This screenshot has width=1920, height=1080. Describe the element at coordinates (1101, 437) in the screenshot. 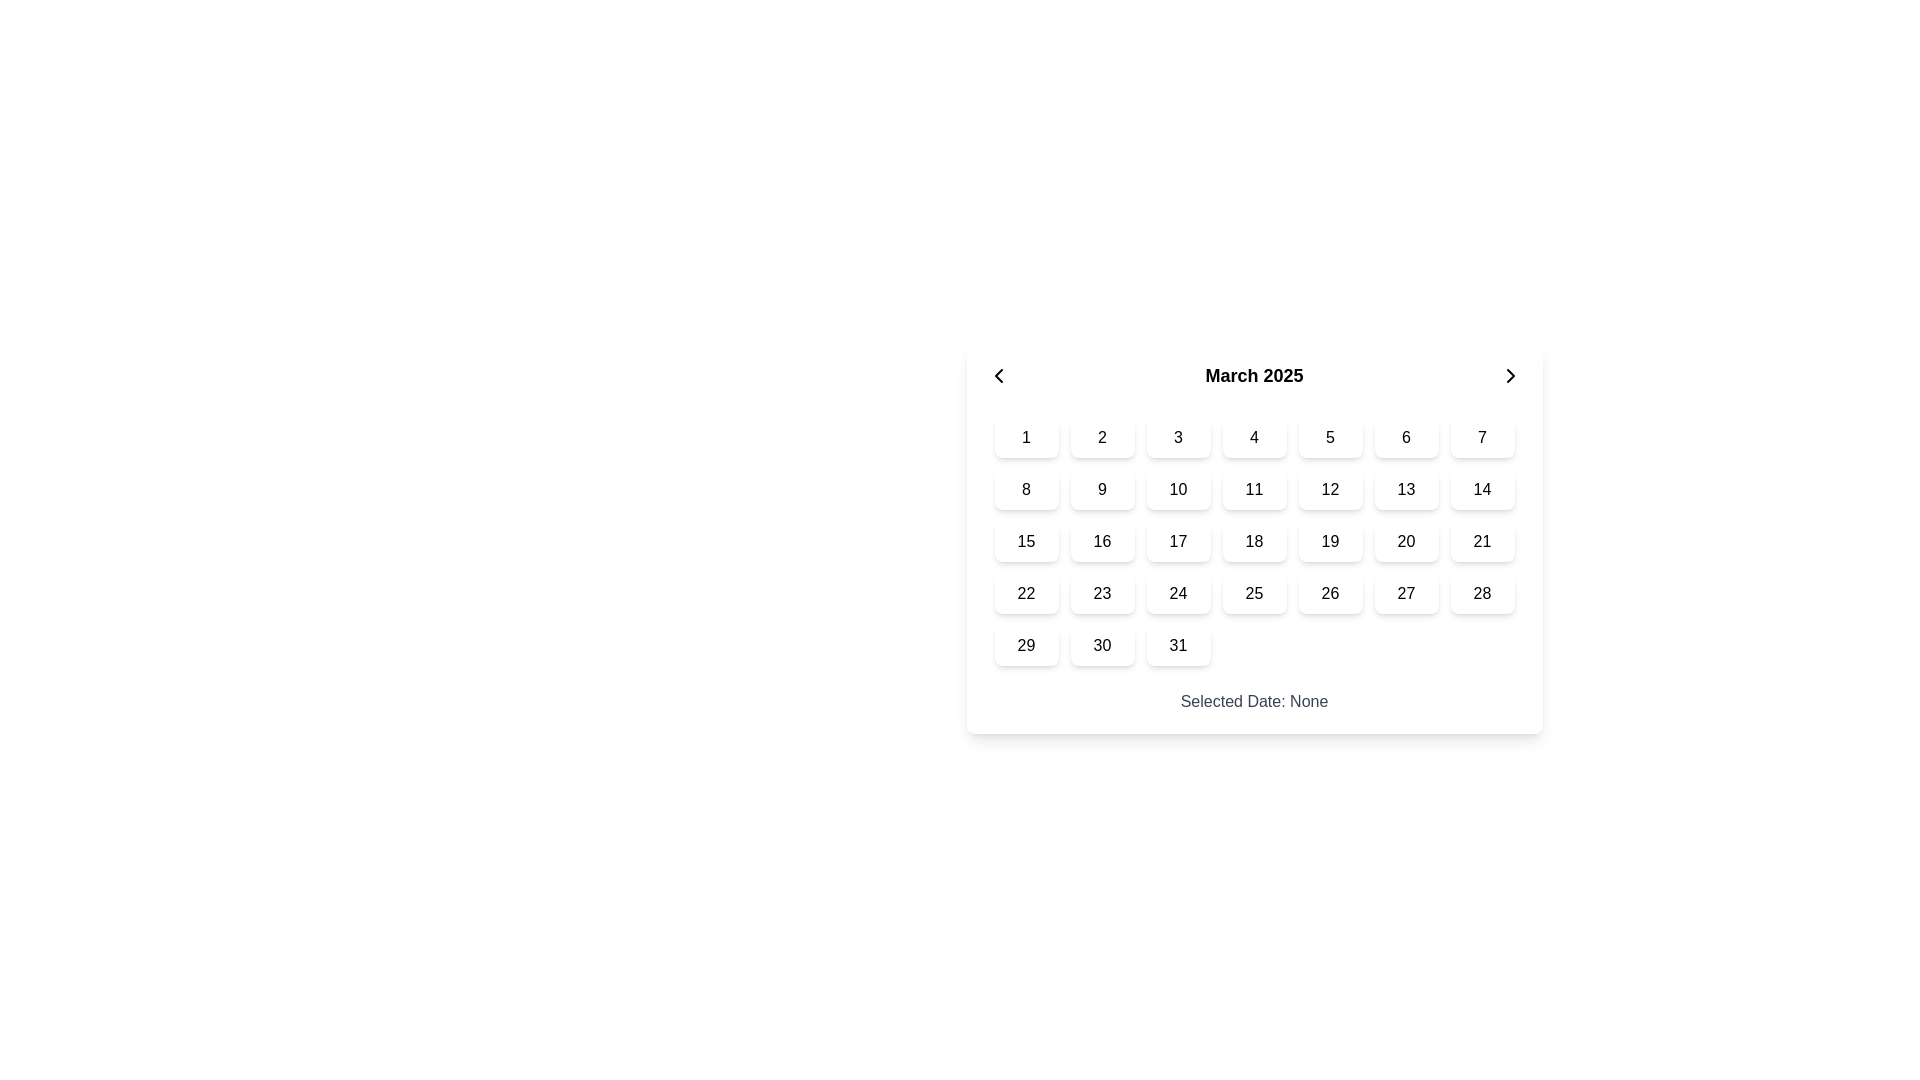

I see `the calendar day button representing the 2nd day of the month` at that location.